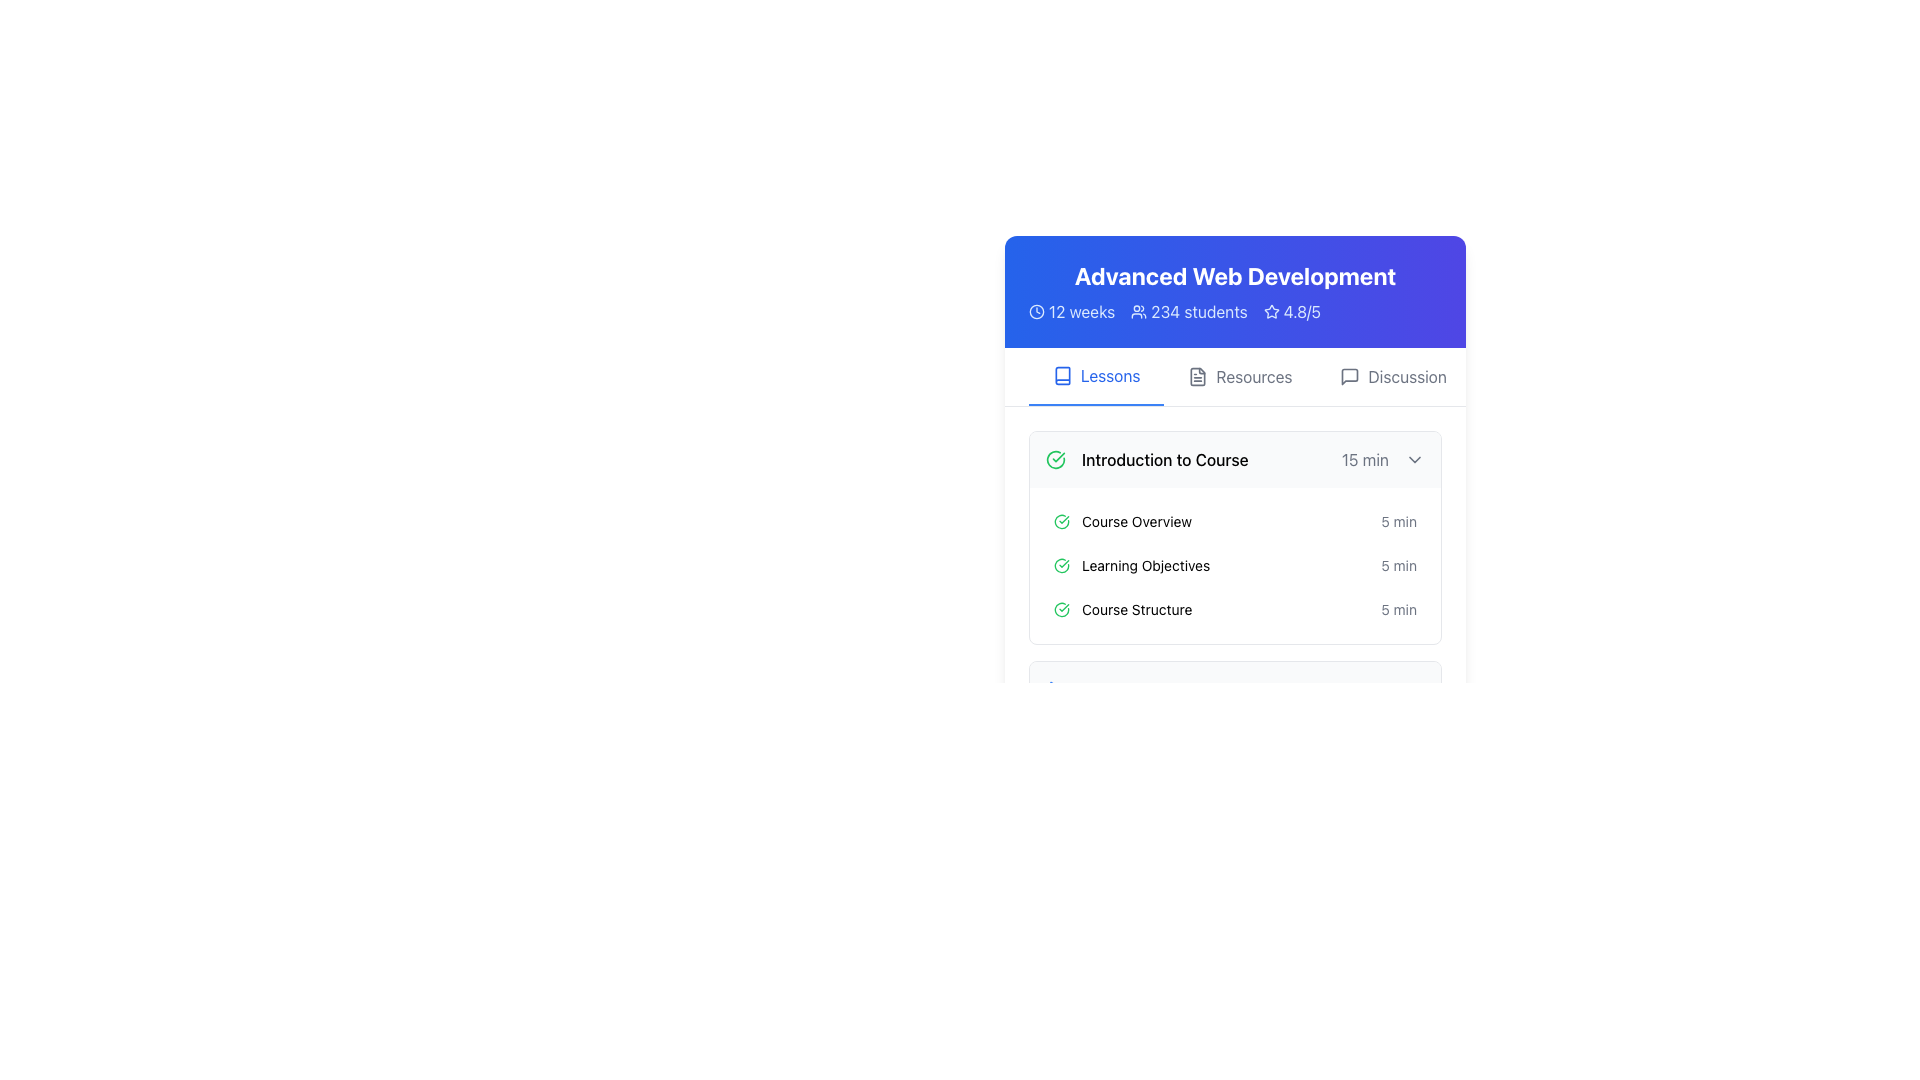 The height and width of the screenshot is (1080, 1920). I want to click on the 'Resources' button in the navigation menu, so click(1238, 377).